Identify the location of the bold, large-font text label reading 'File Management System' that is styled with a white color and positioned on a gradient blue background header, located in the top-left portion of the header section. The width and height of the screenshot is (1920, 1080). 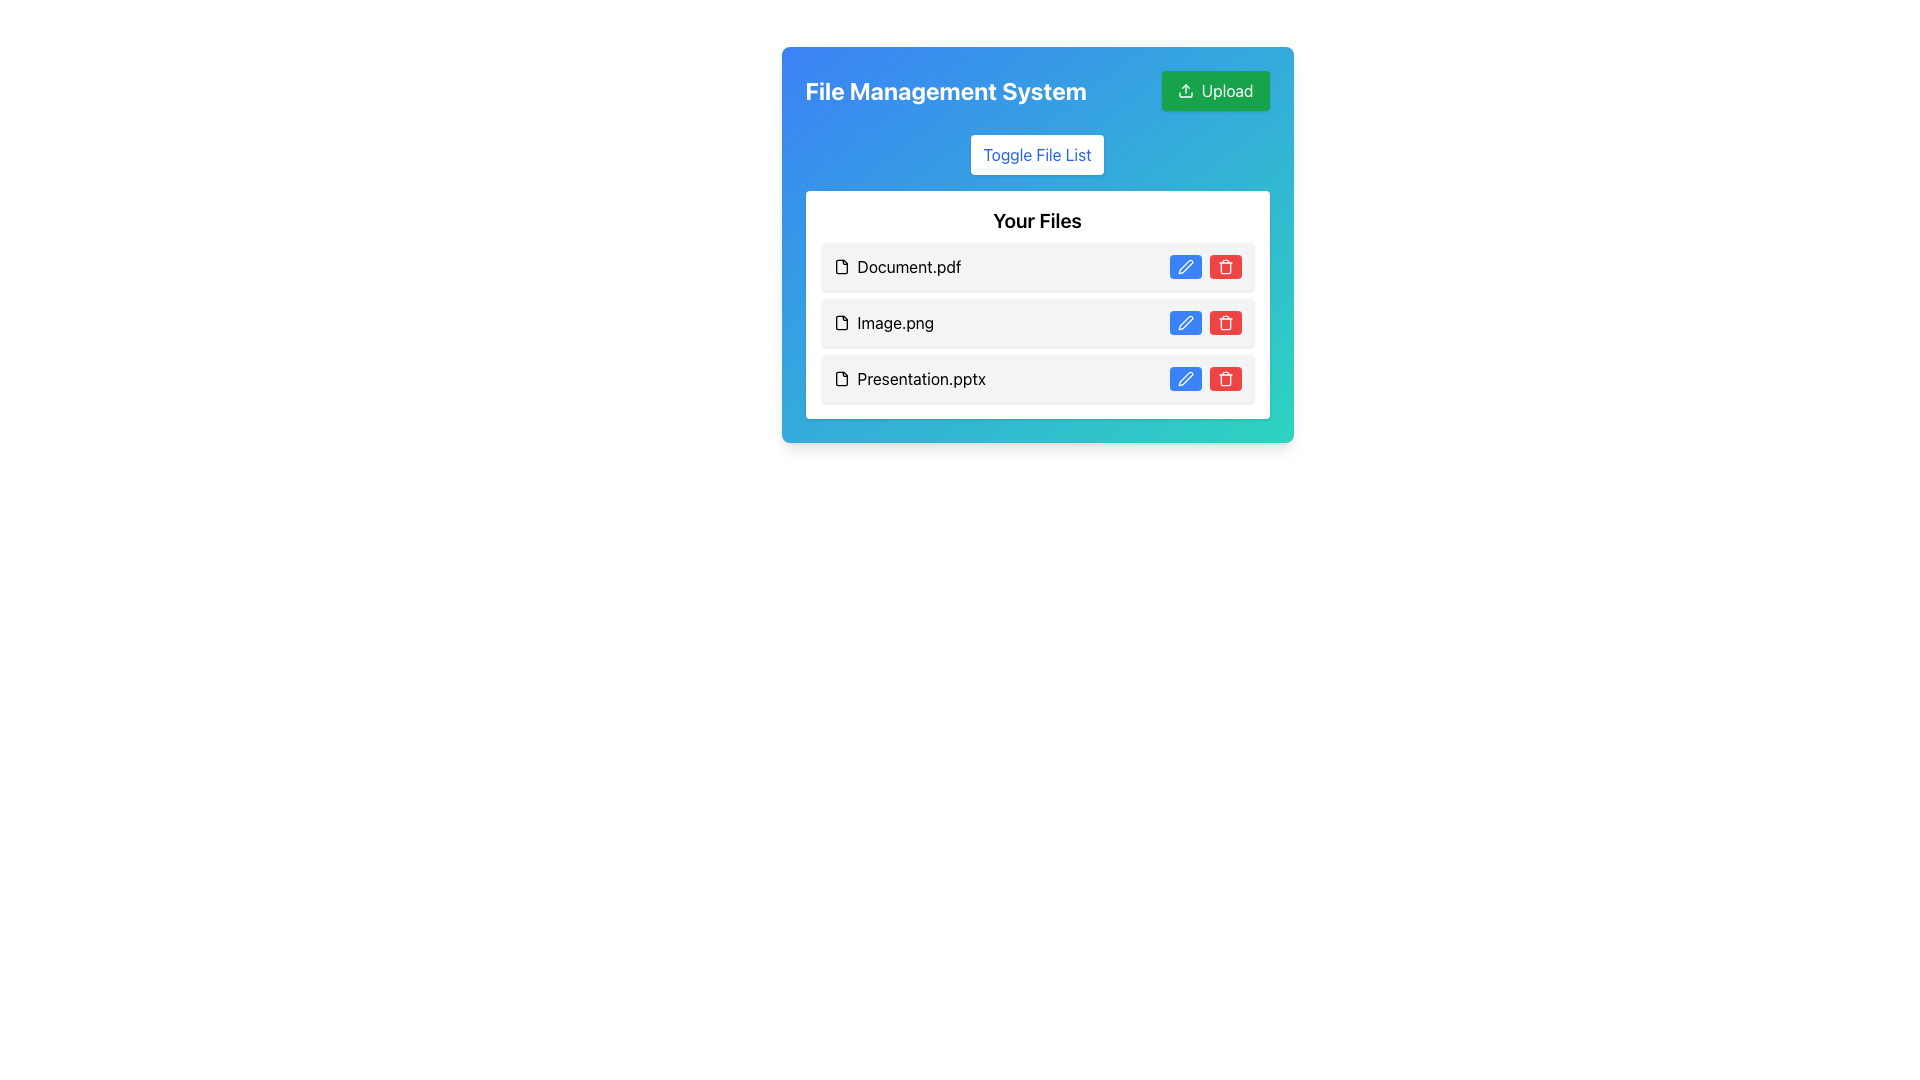
(945, 91).